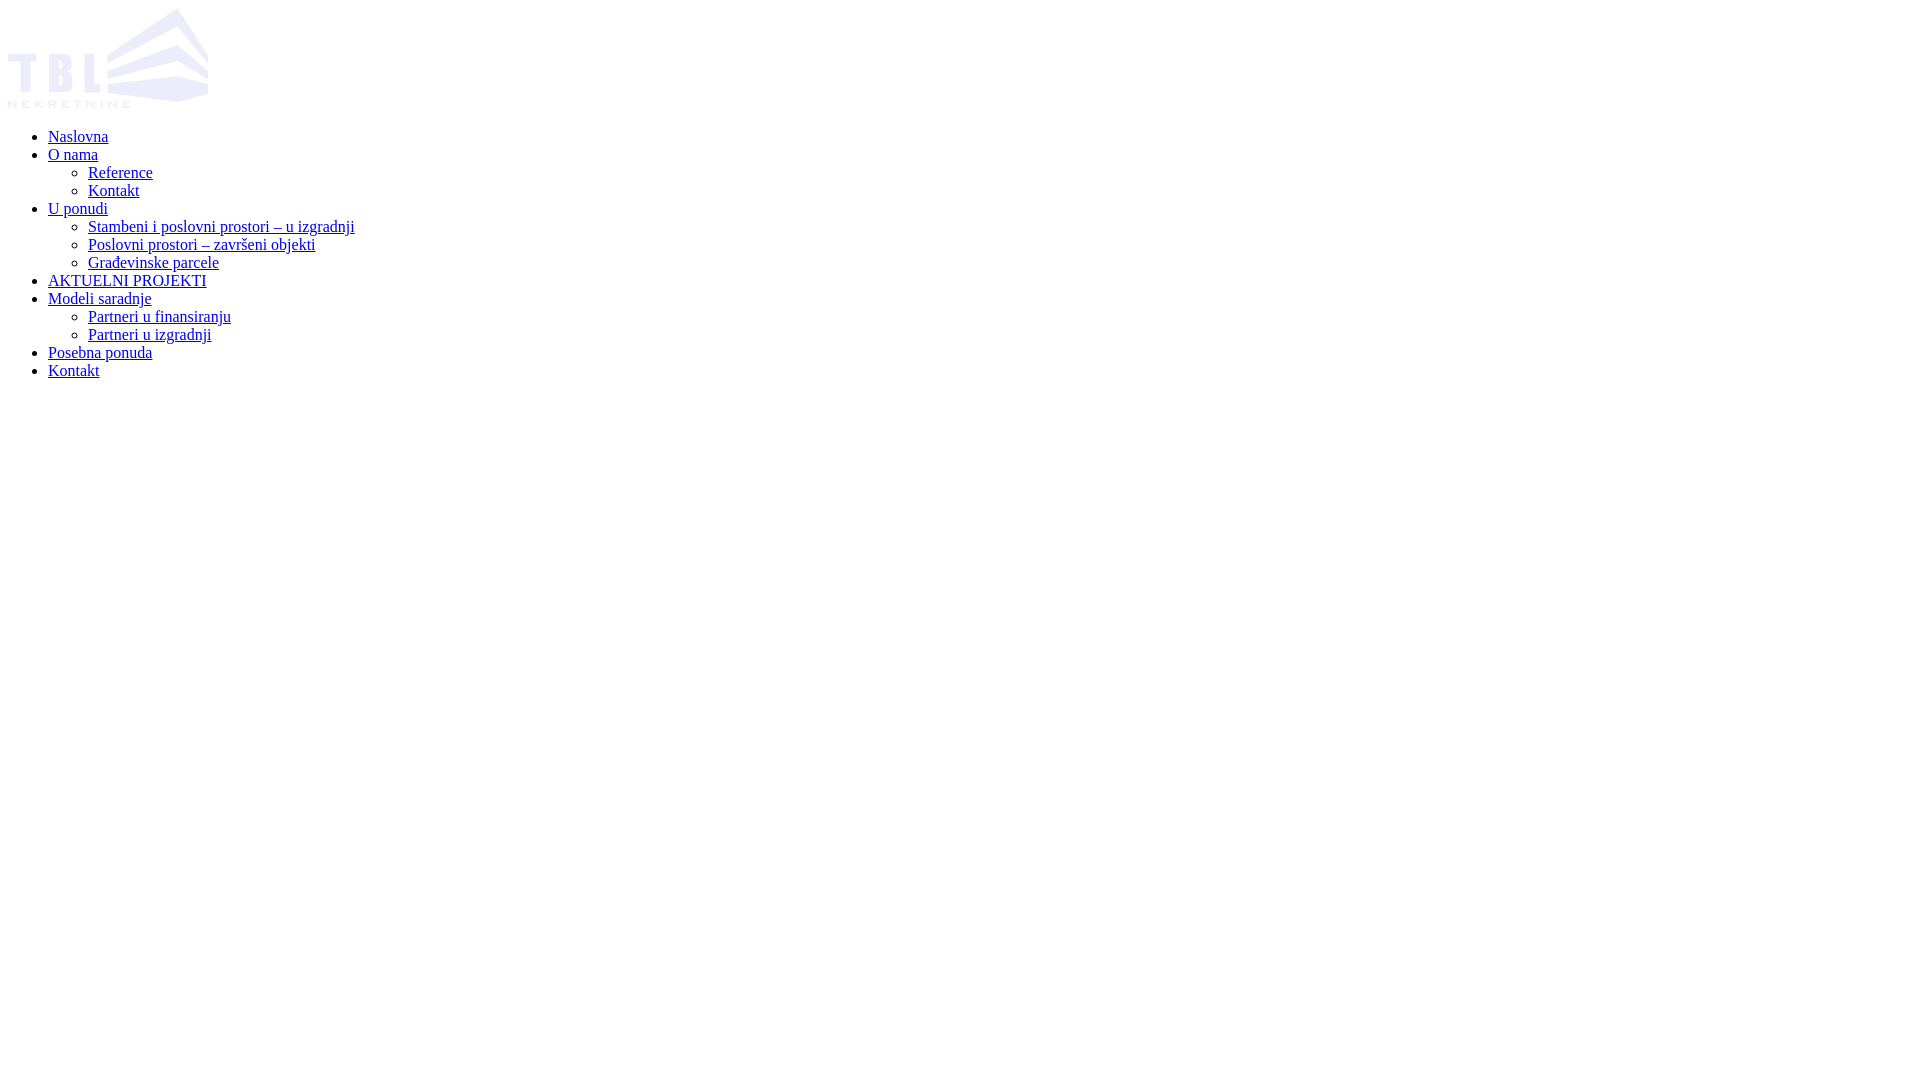 Image resolution: width=1920 pixels, height=1080 pixels. I want to click on 'Modeli saradnje', so click(99, 298).